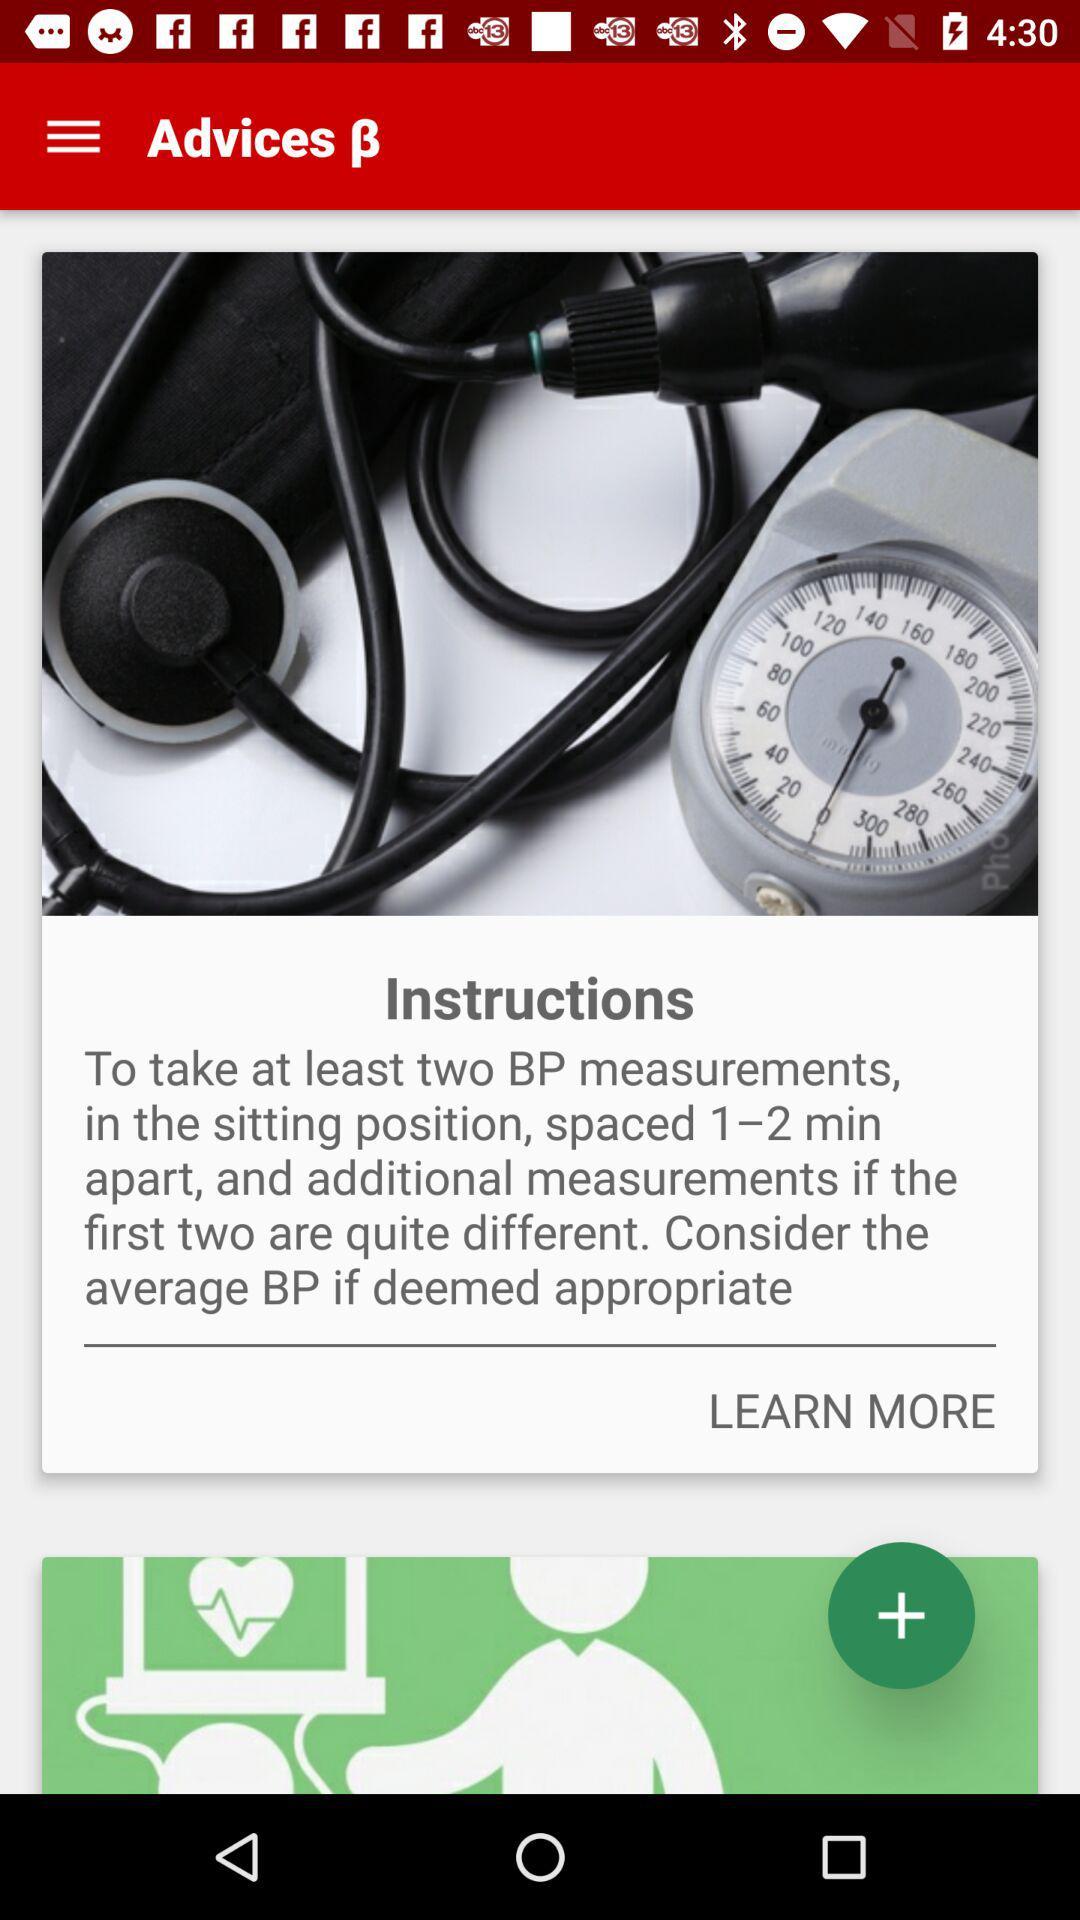  Describe the element at coordinates (72, 135) in the screenshot. I see `the item at the top left corner` at that location.